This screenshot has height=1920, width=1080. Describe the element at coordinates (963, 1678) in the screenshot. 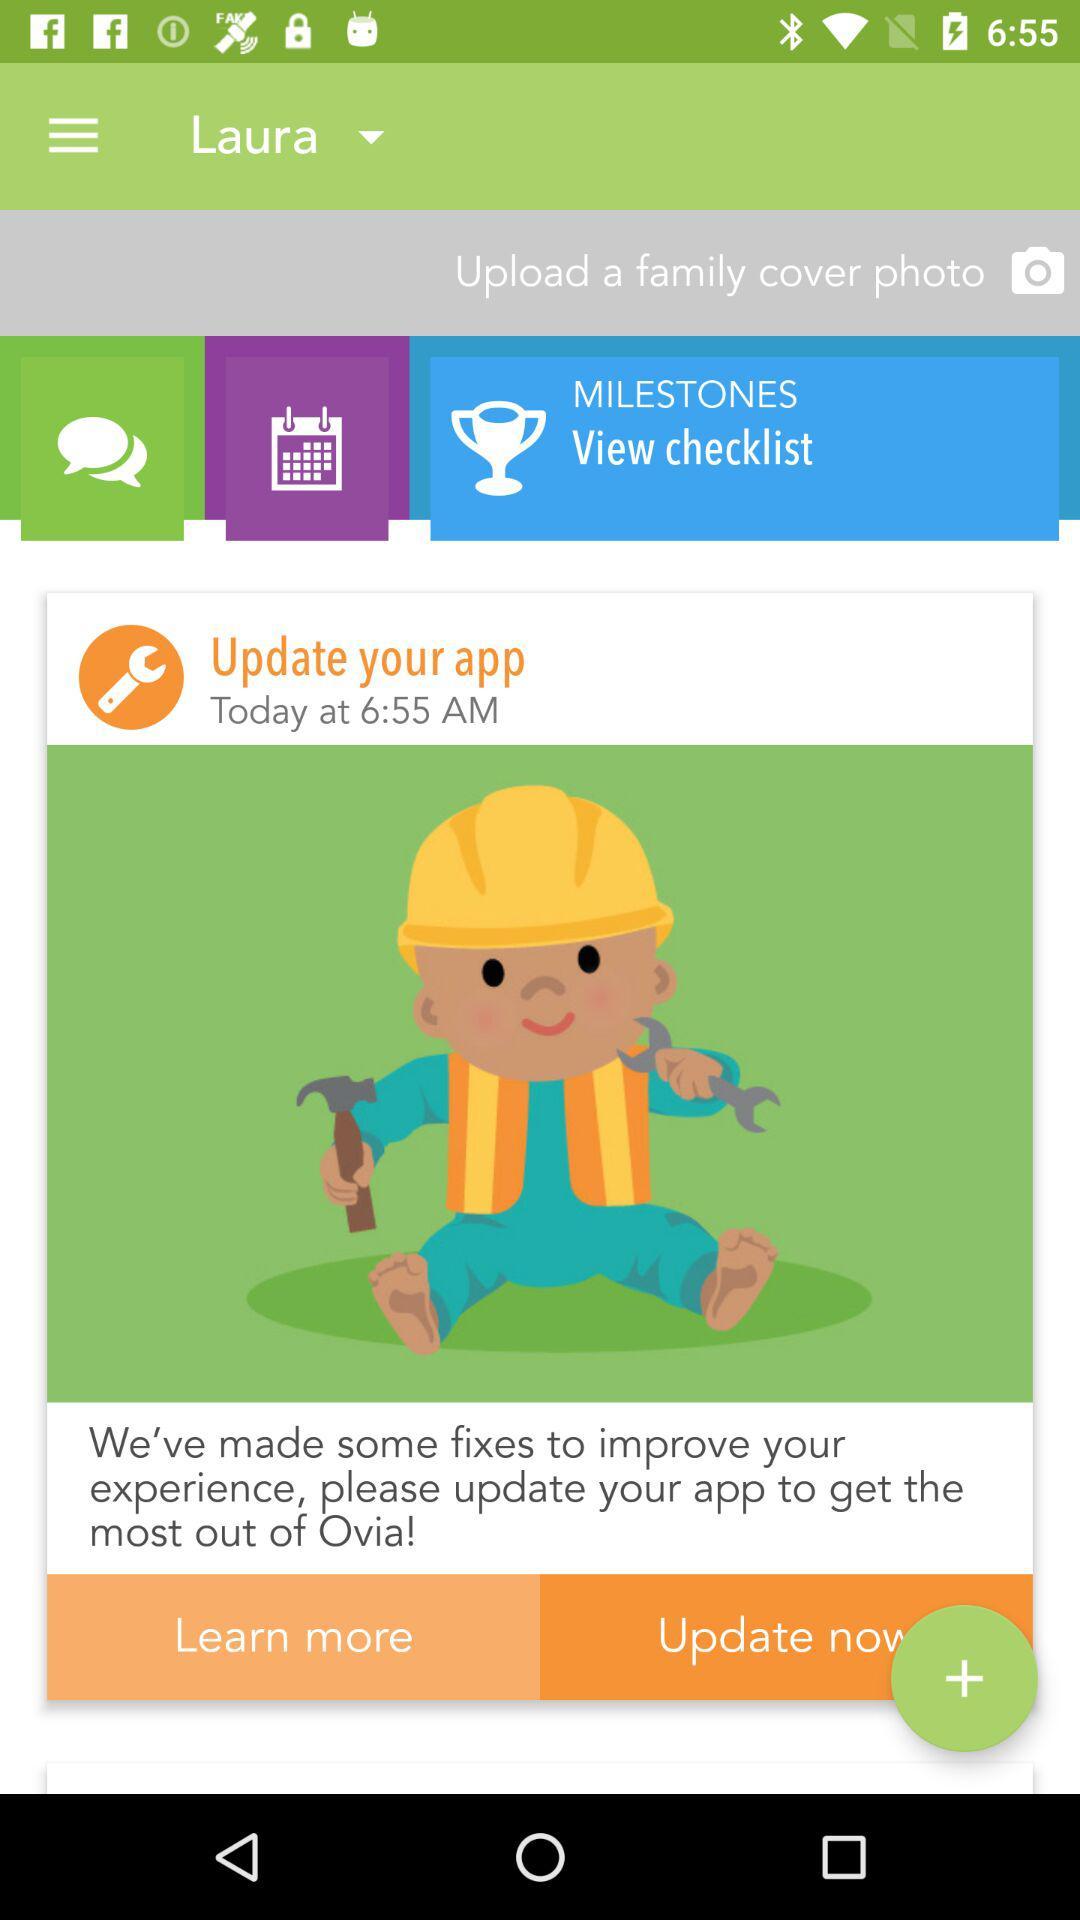

I see `icon next to learn more icon` at that location.